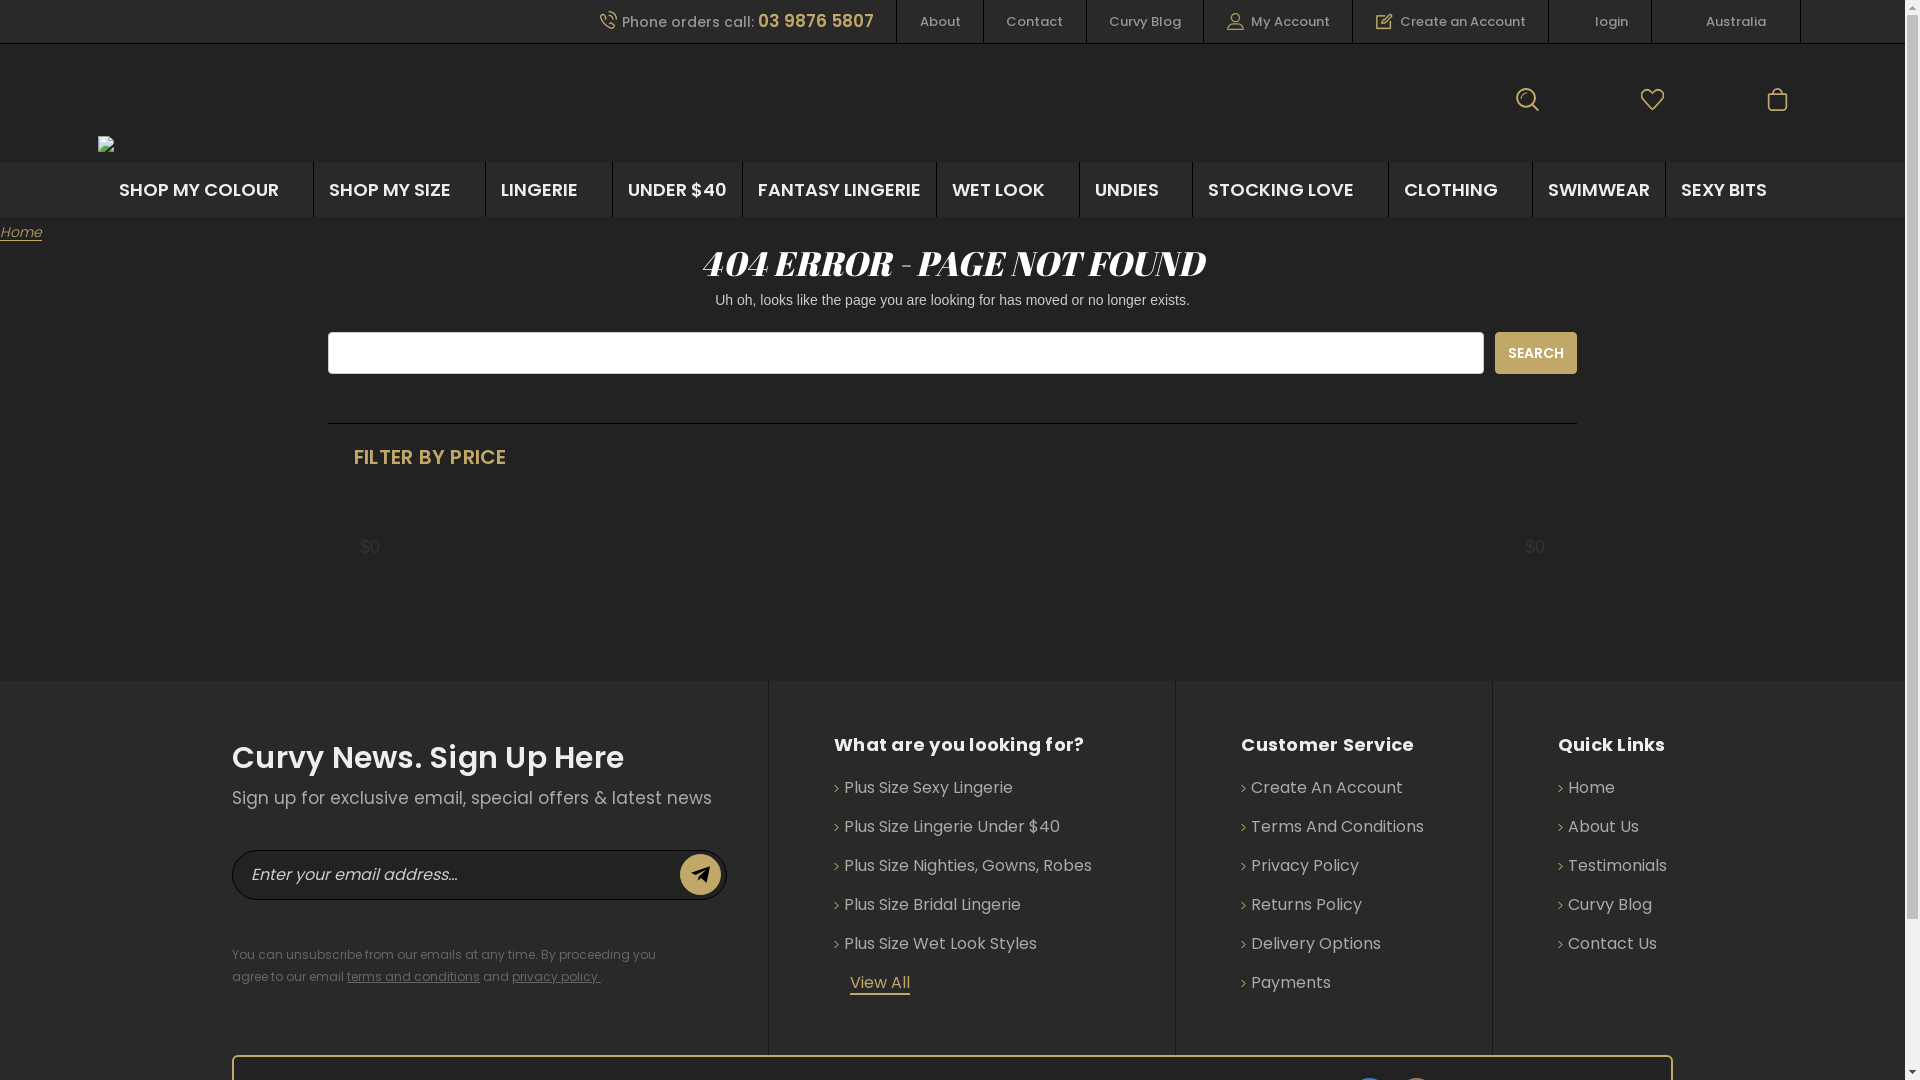 Image resolution: width=1920 pixels, height=1080 pixels. I want to click on 'Curvaceously Yours Lingerie', so click(293, 142).